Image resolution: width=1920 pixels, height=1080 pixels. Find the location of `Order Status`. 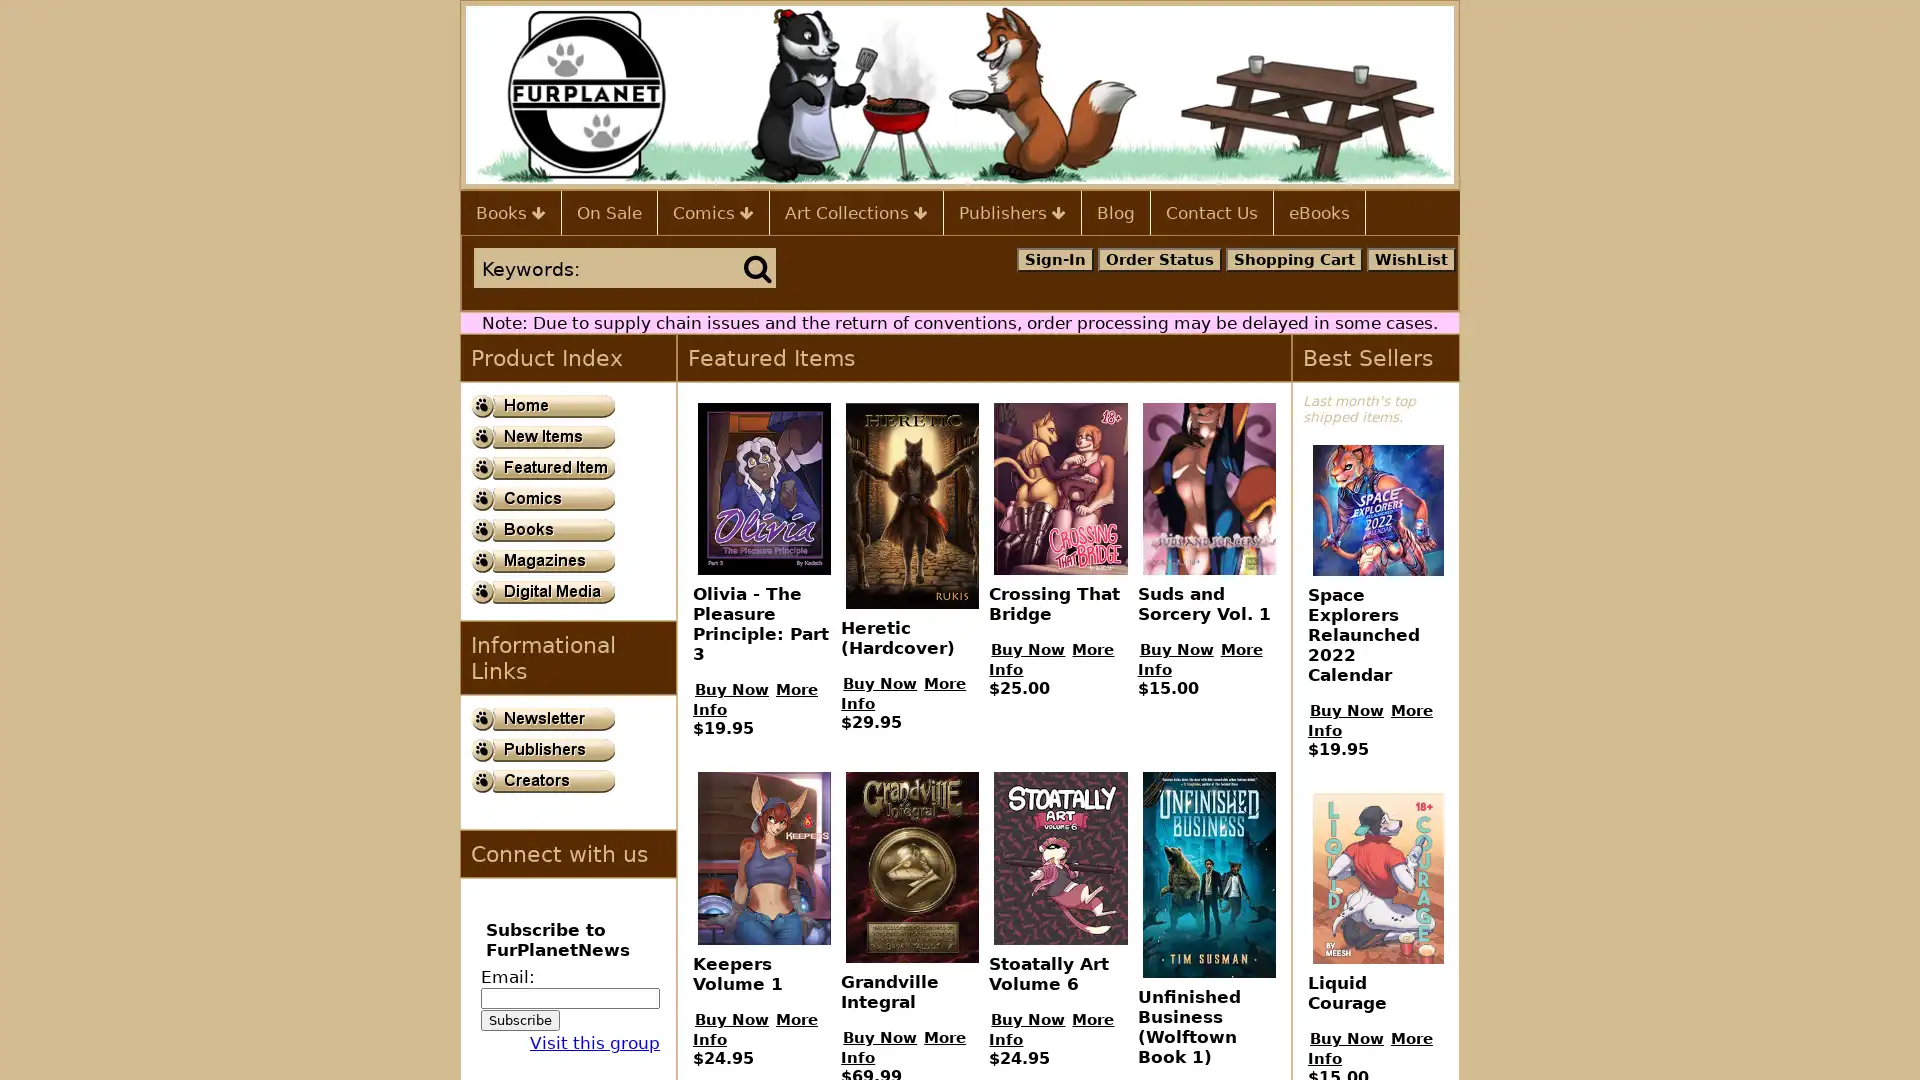

Order Status is located at coordinates (1160, 257).